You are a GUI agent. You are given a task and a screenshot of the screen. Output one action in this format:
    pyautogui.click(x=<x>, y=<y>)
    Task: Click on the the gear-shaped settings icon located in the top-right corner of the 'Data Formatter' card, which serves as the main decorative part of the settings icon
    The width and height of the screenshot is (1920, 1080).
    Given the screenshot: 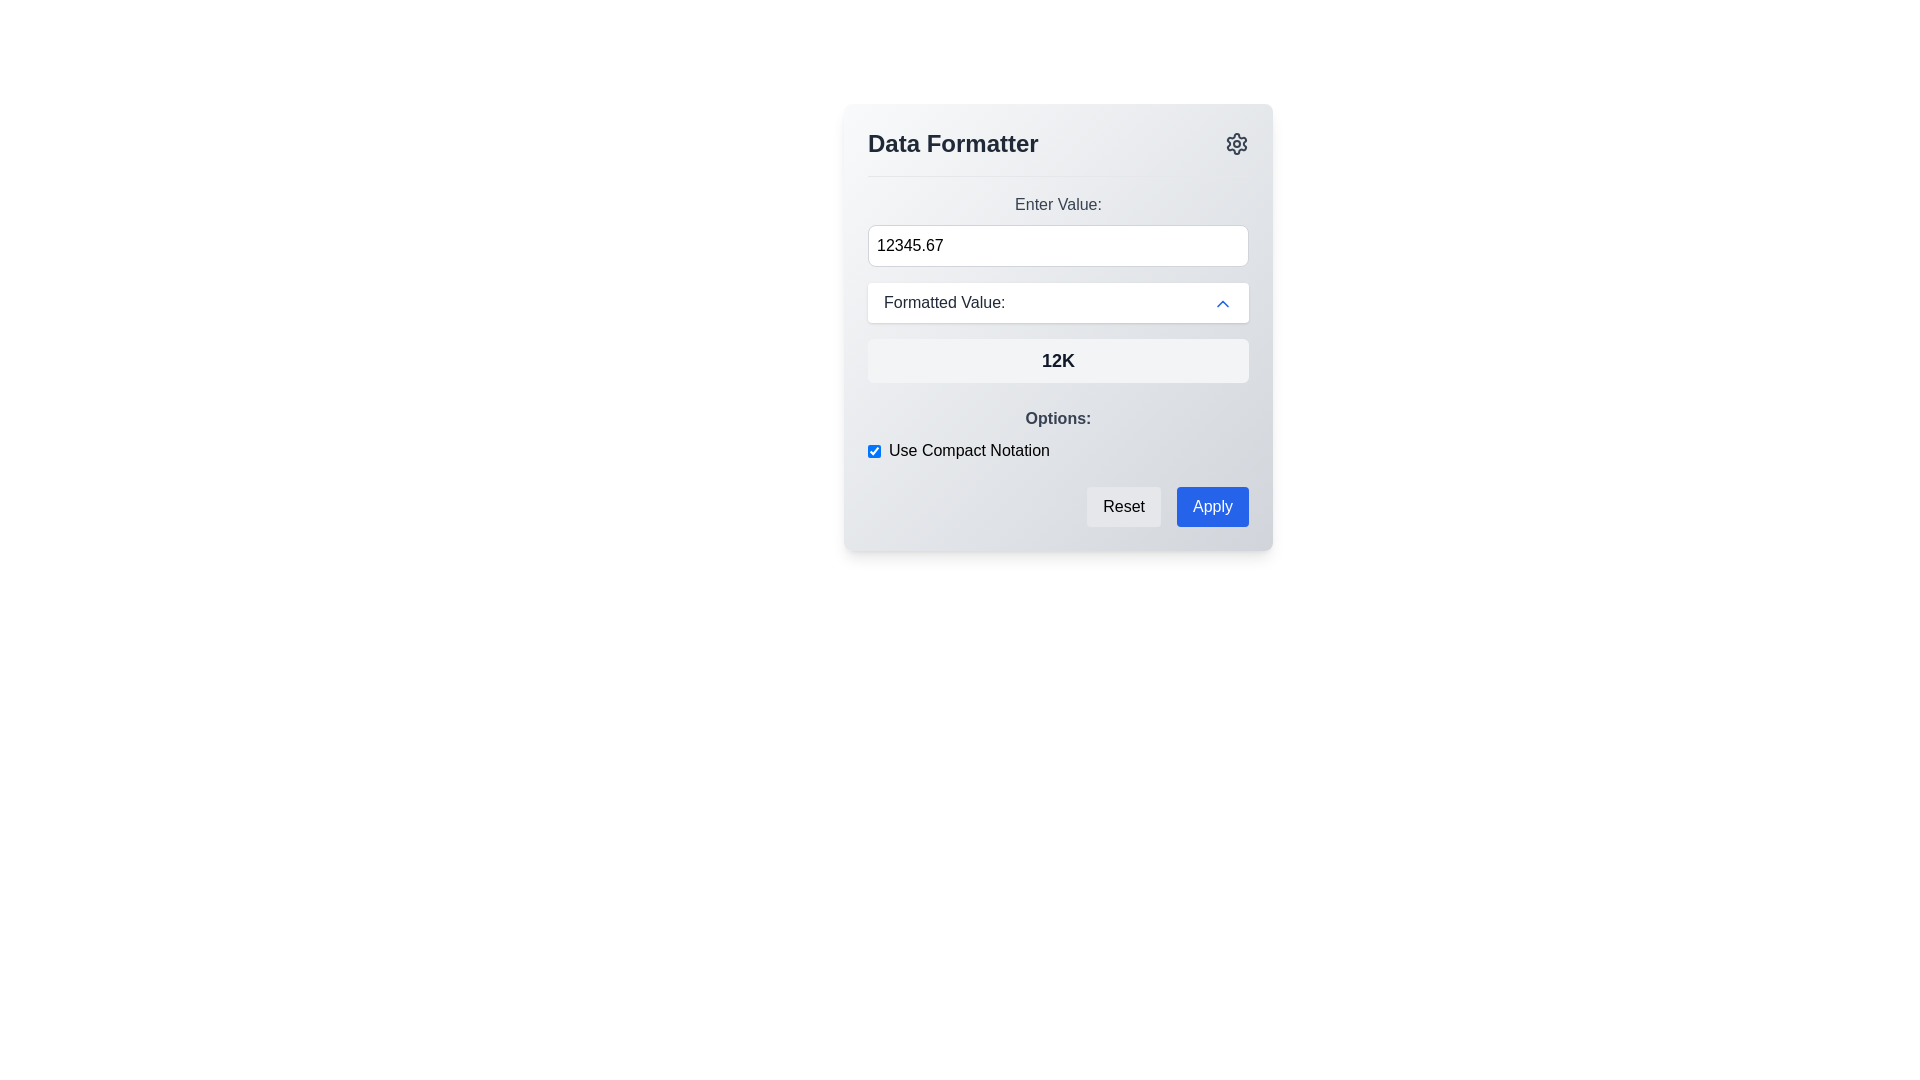 What is the action you would take?
    pyautogui.click(x=1236, y=142)
    